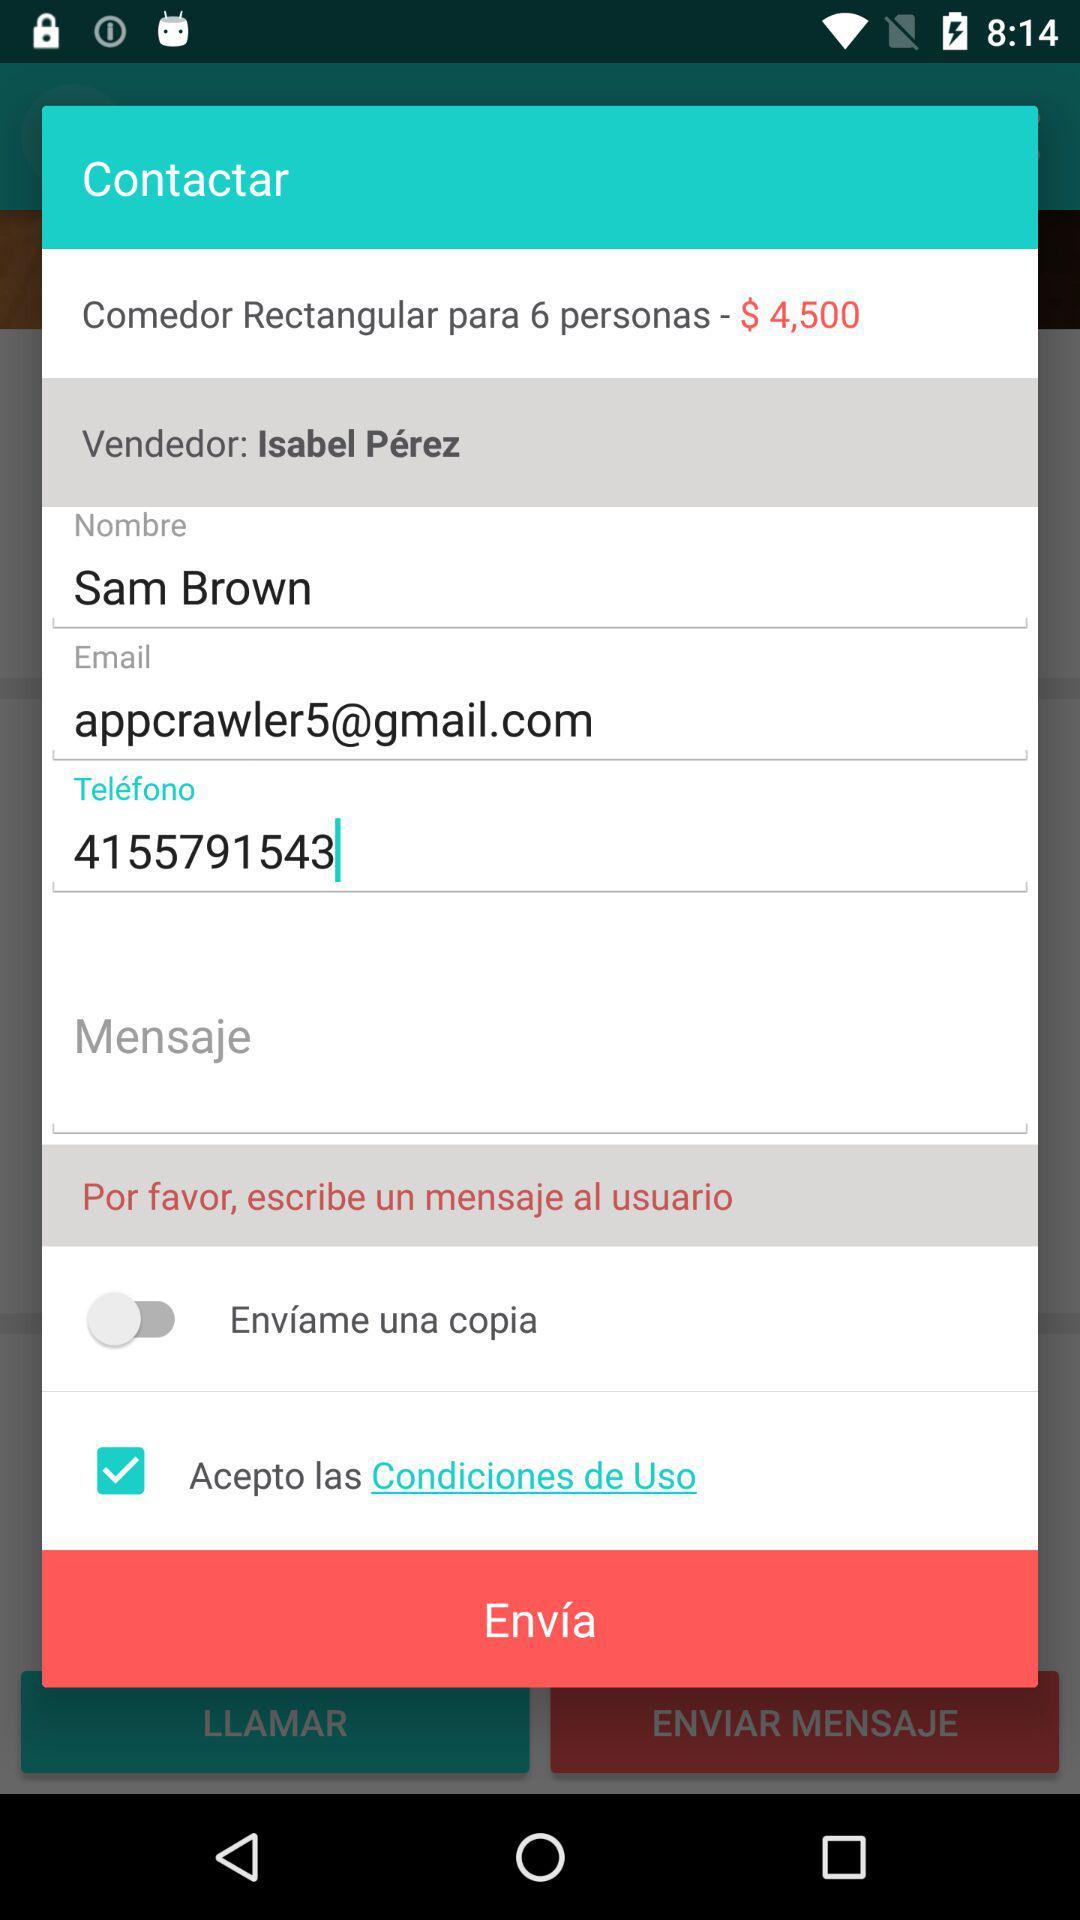 The height and width of the screenshot is (1920, 1080). I want to click on accept terms and conditions, so click(120, 1470).